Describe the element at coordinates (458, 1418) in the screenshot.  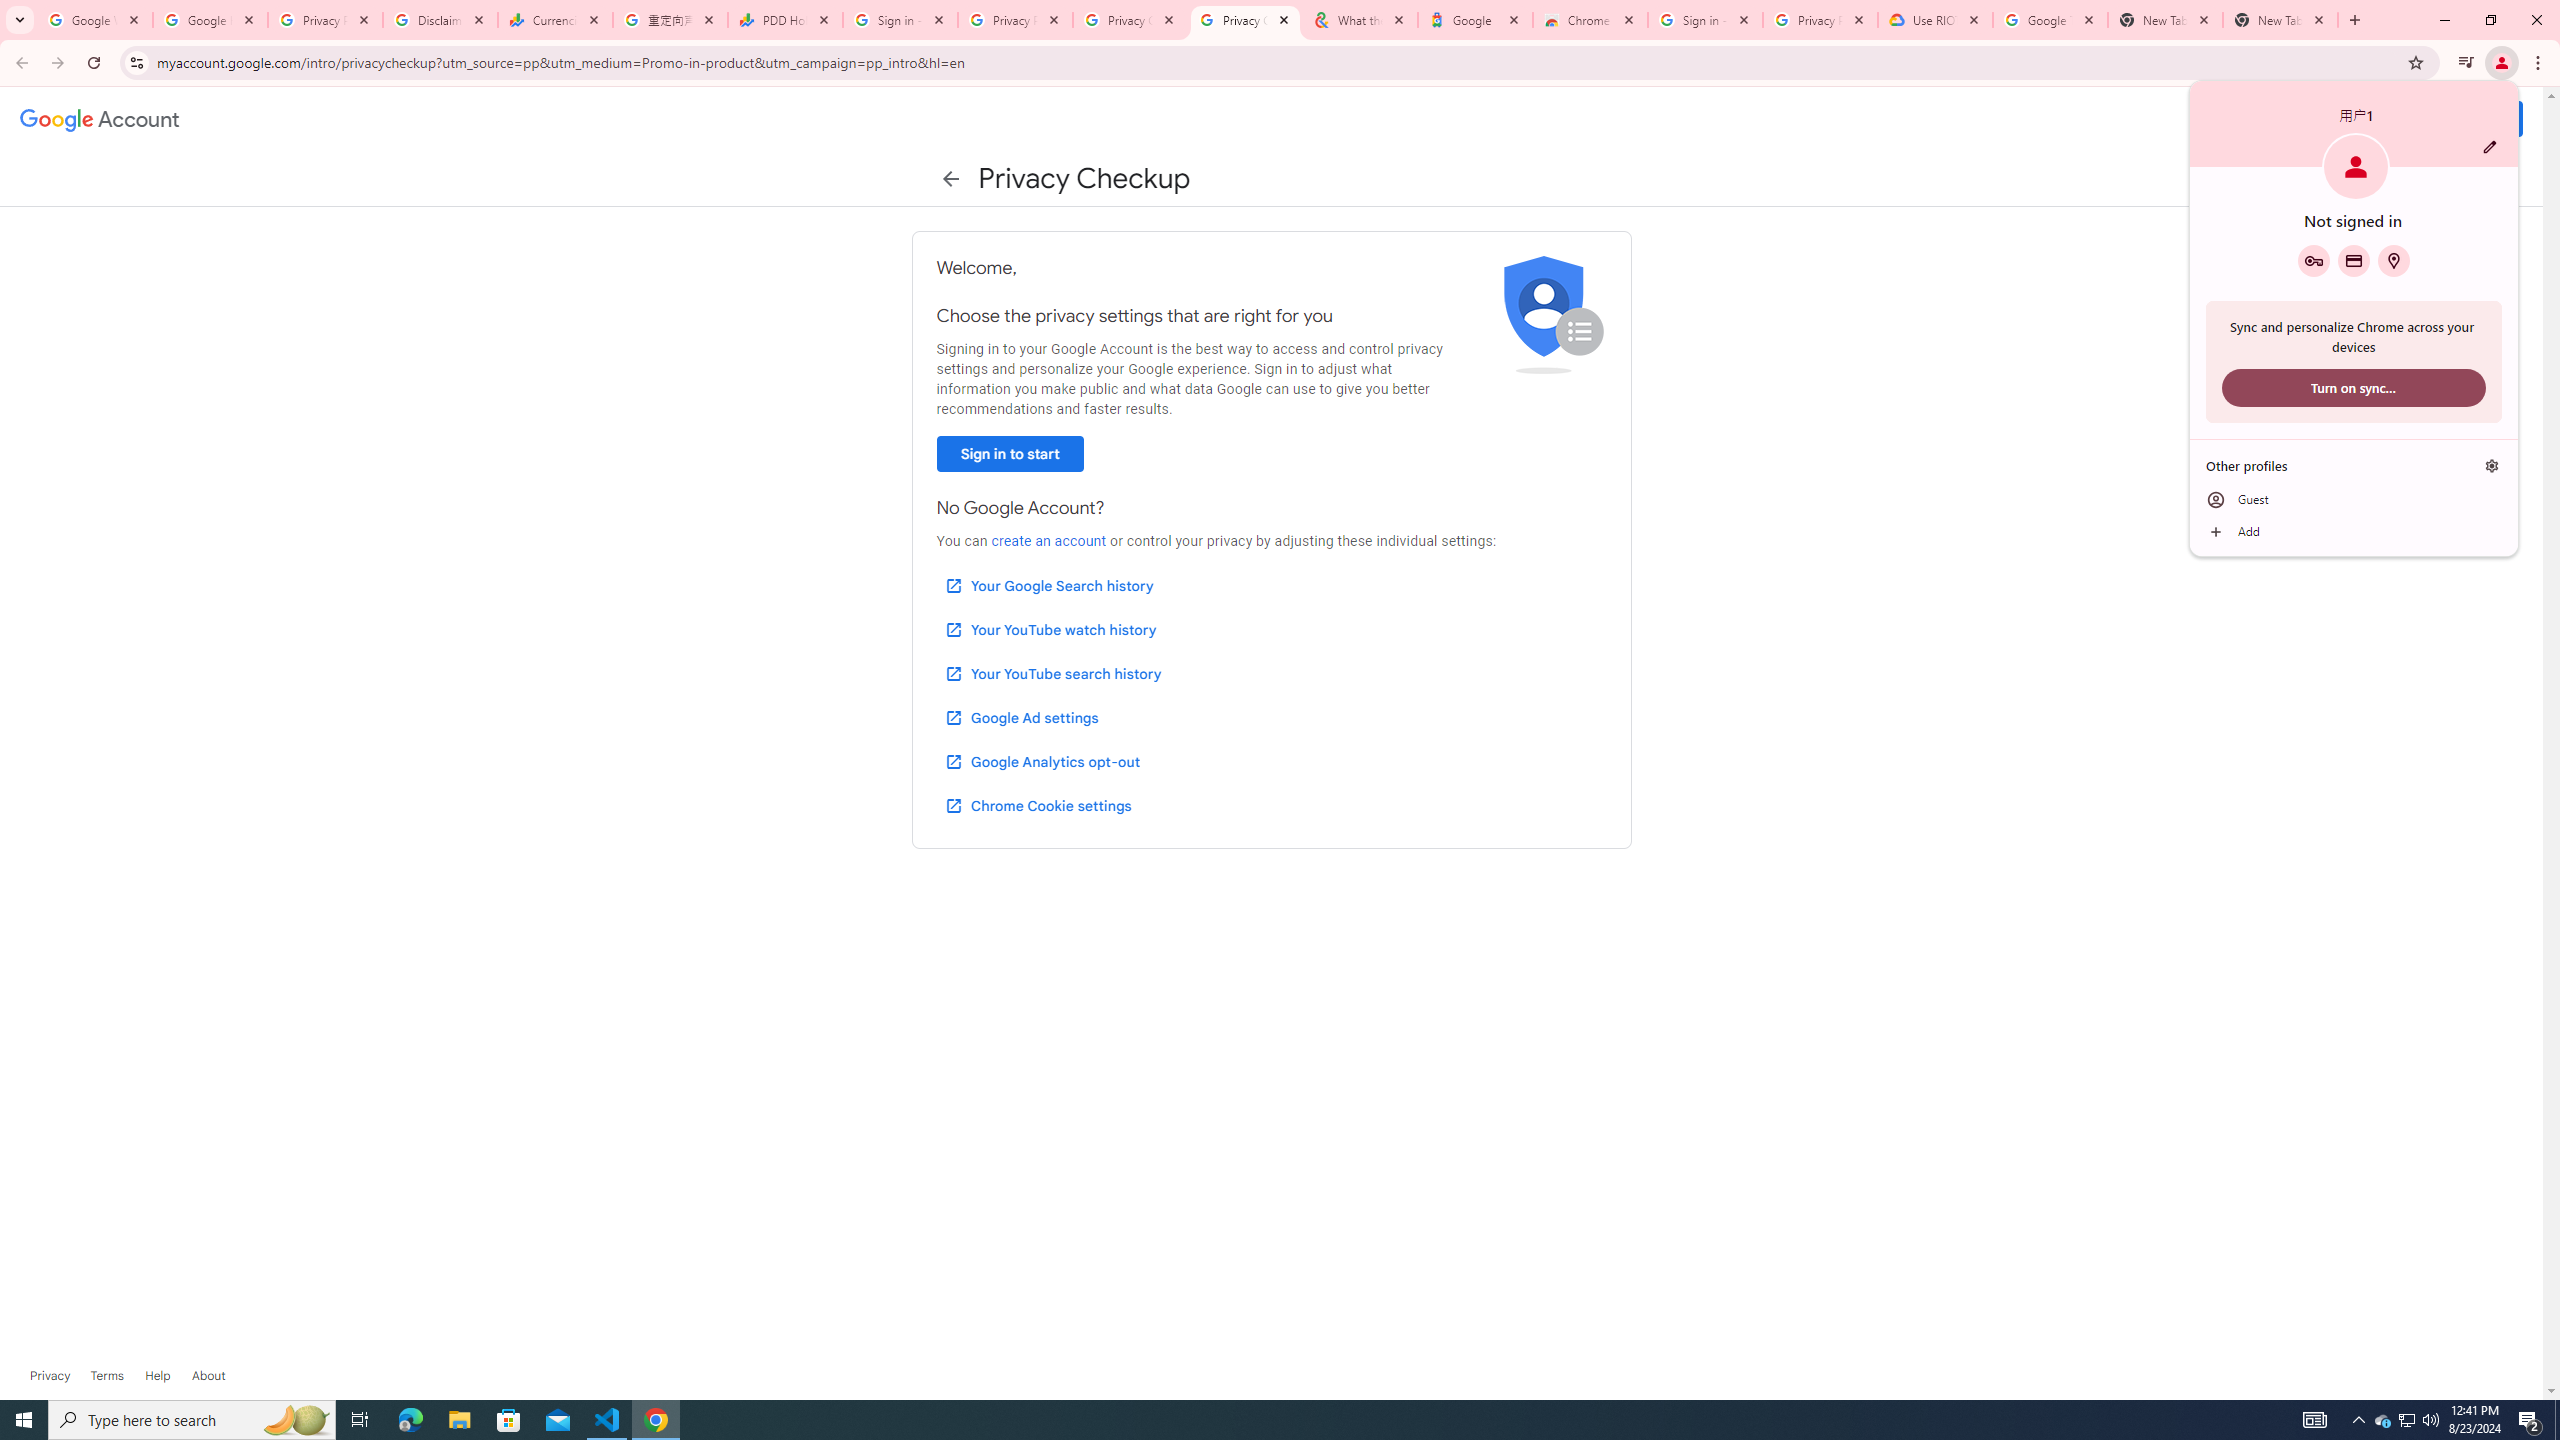
I see `'File Explorer'` at that location.